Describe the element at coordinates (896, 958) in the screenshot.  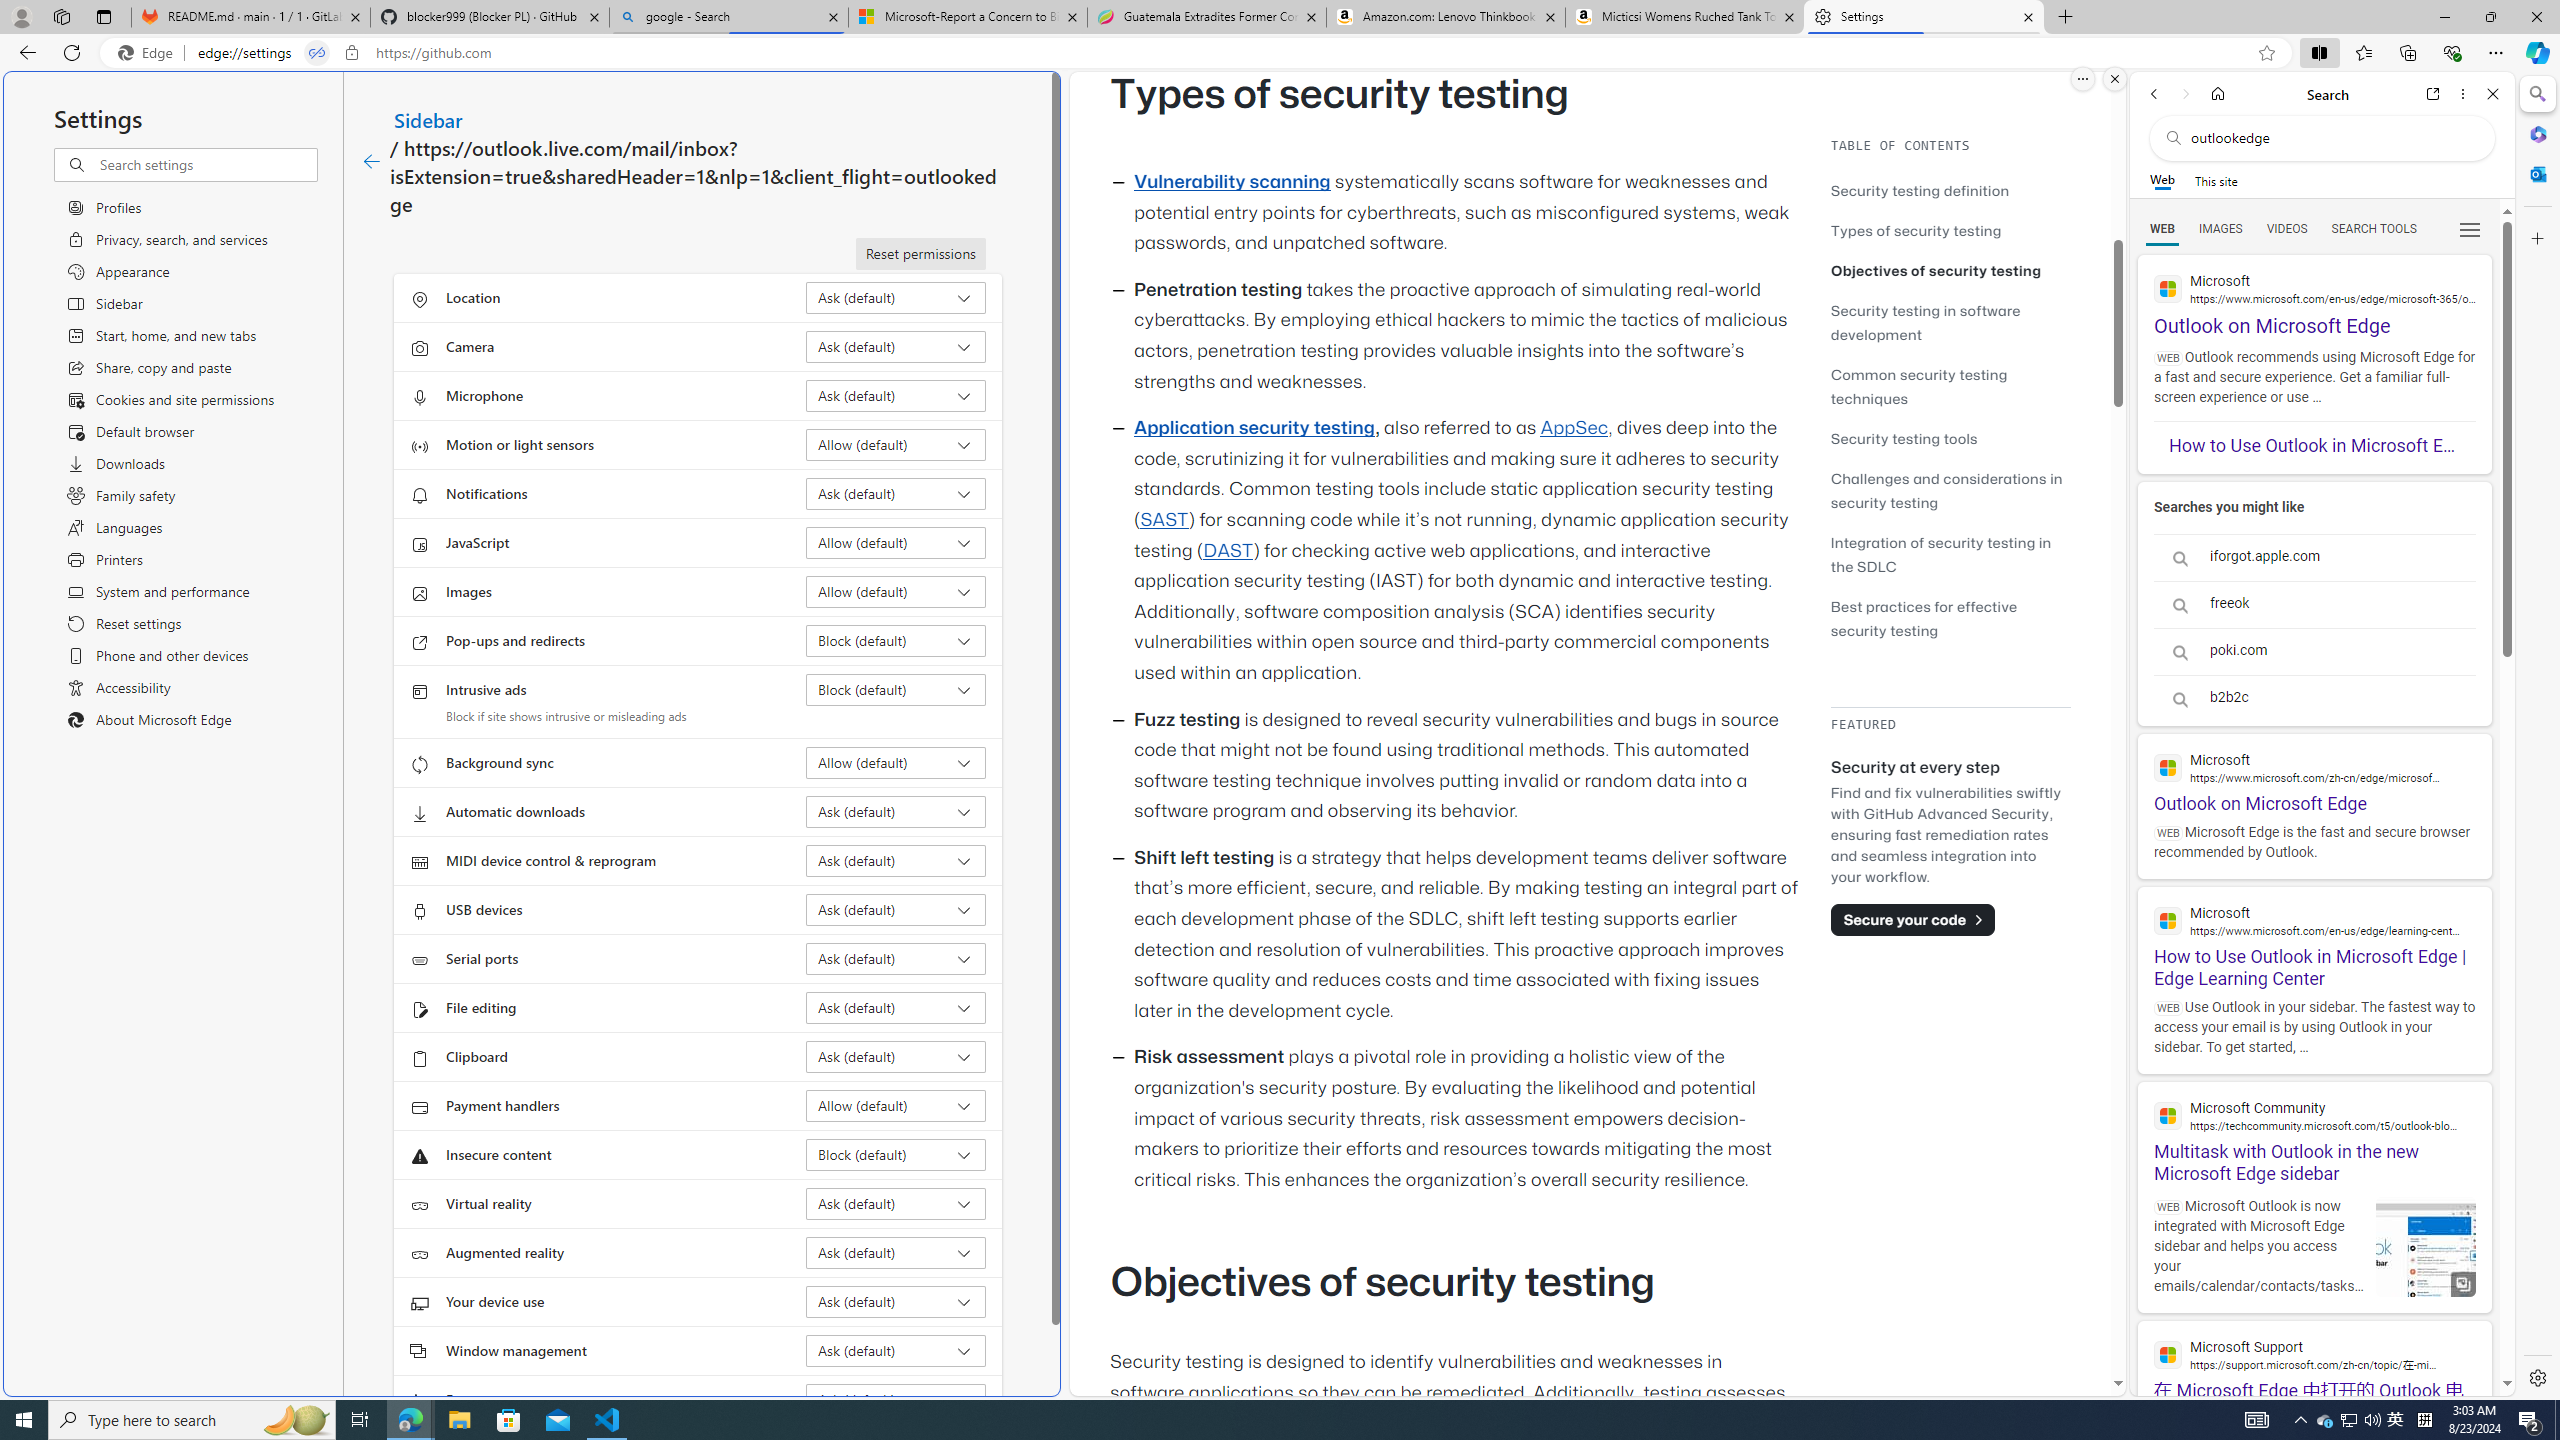
I see `'Serial ports Ask (default)'` at that location.